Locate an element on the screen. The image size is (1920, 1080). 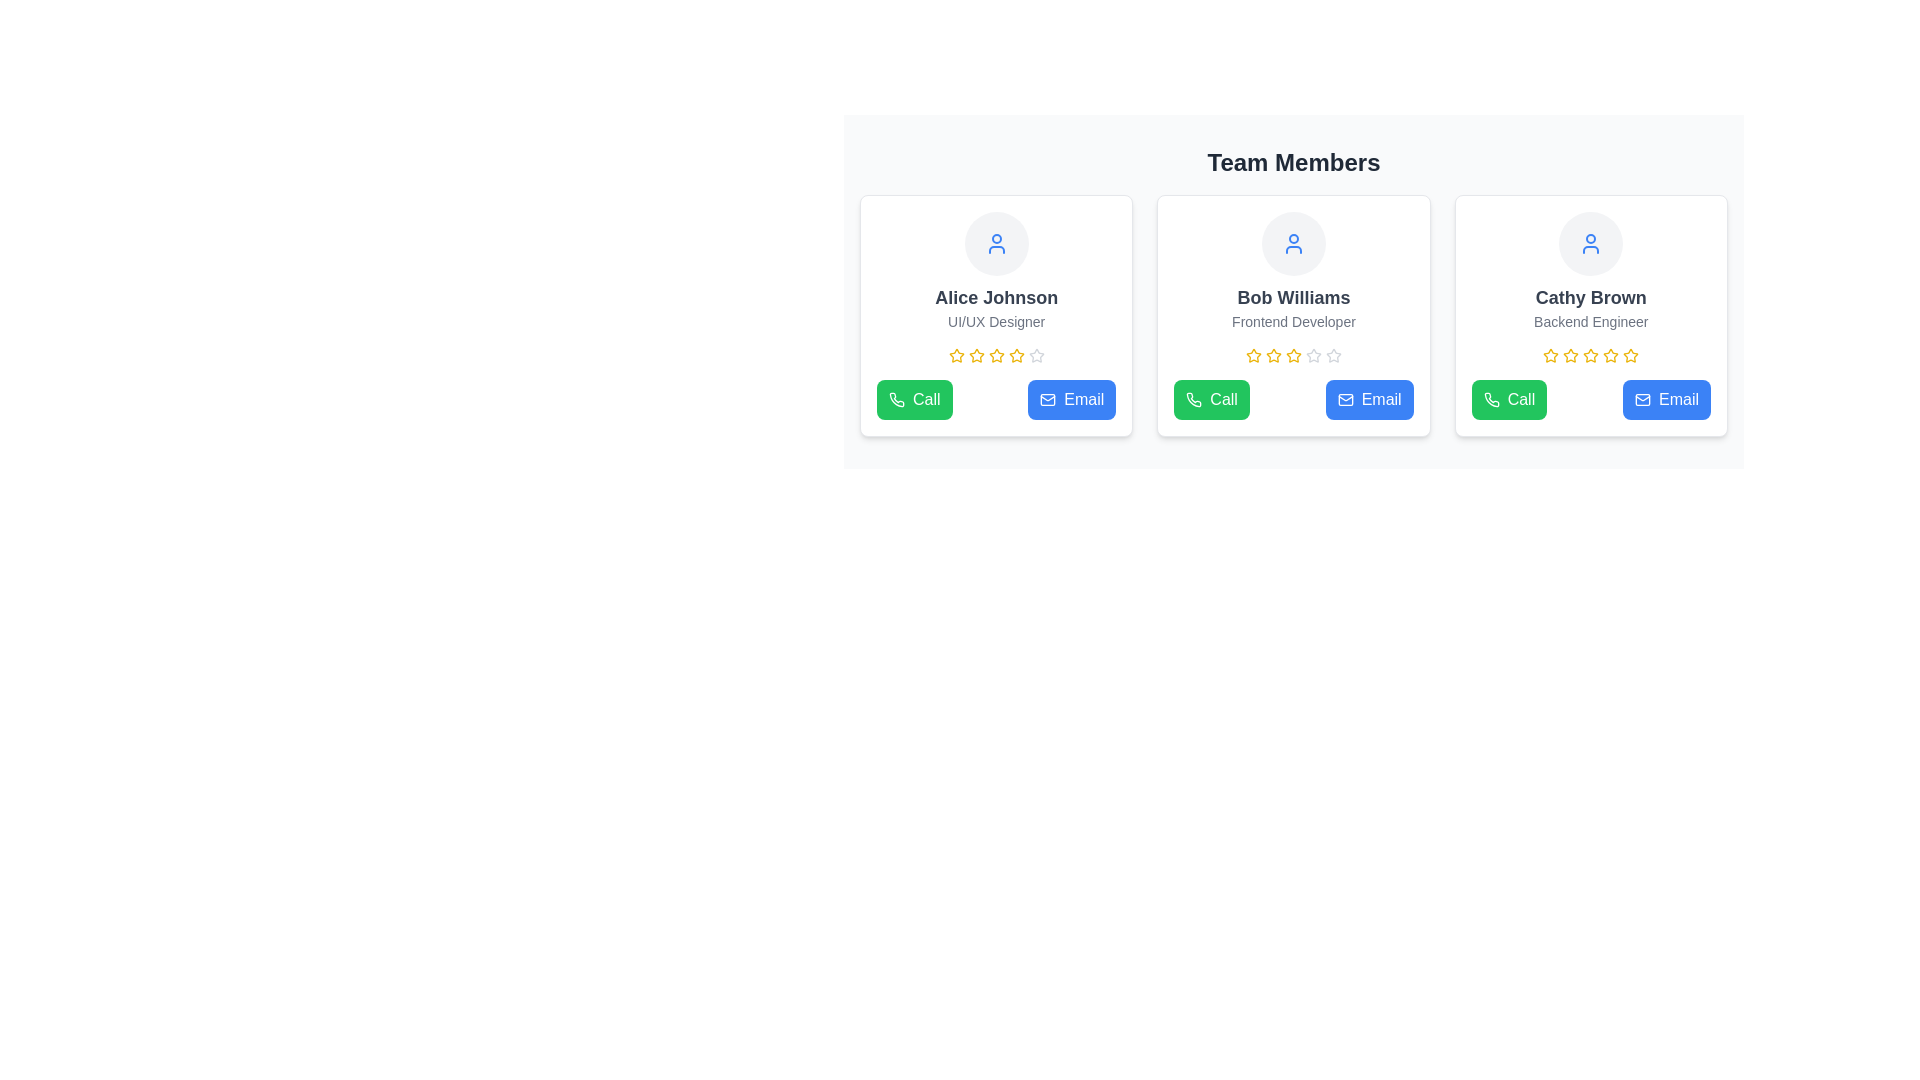
the phone icon, which is a small vector graphic with rounded shape and green line work, located to the left of the 'Call' text inside the green button in Alice Johnson's member card is located at coordinates (896, 400).